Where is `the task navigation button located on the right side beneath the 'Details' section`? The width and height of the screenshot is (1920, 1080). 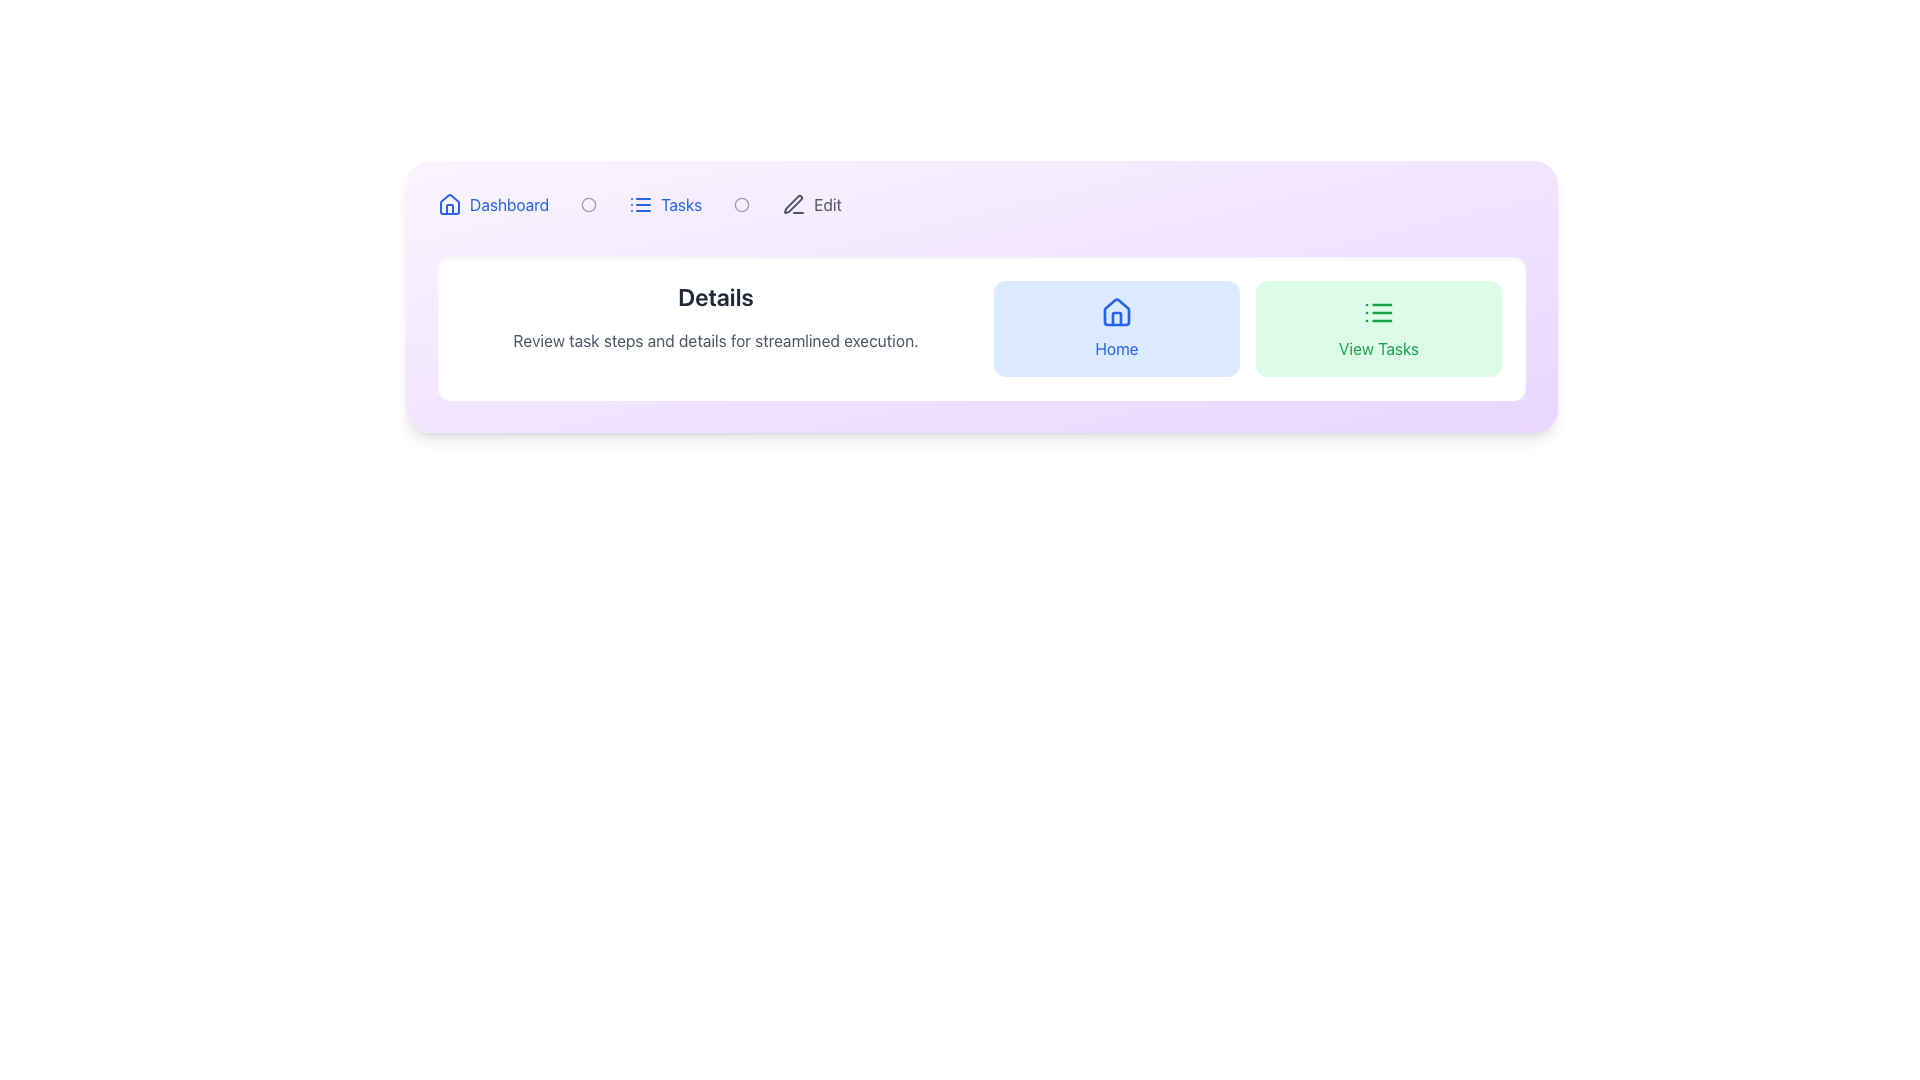
the task navigation button located on the right side beneath the 'Details' section is located at coordinates (1377, 327).